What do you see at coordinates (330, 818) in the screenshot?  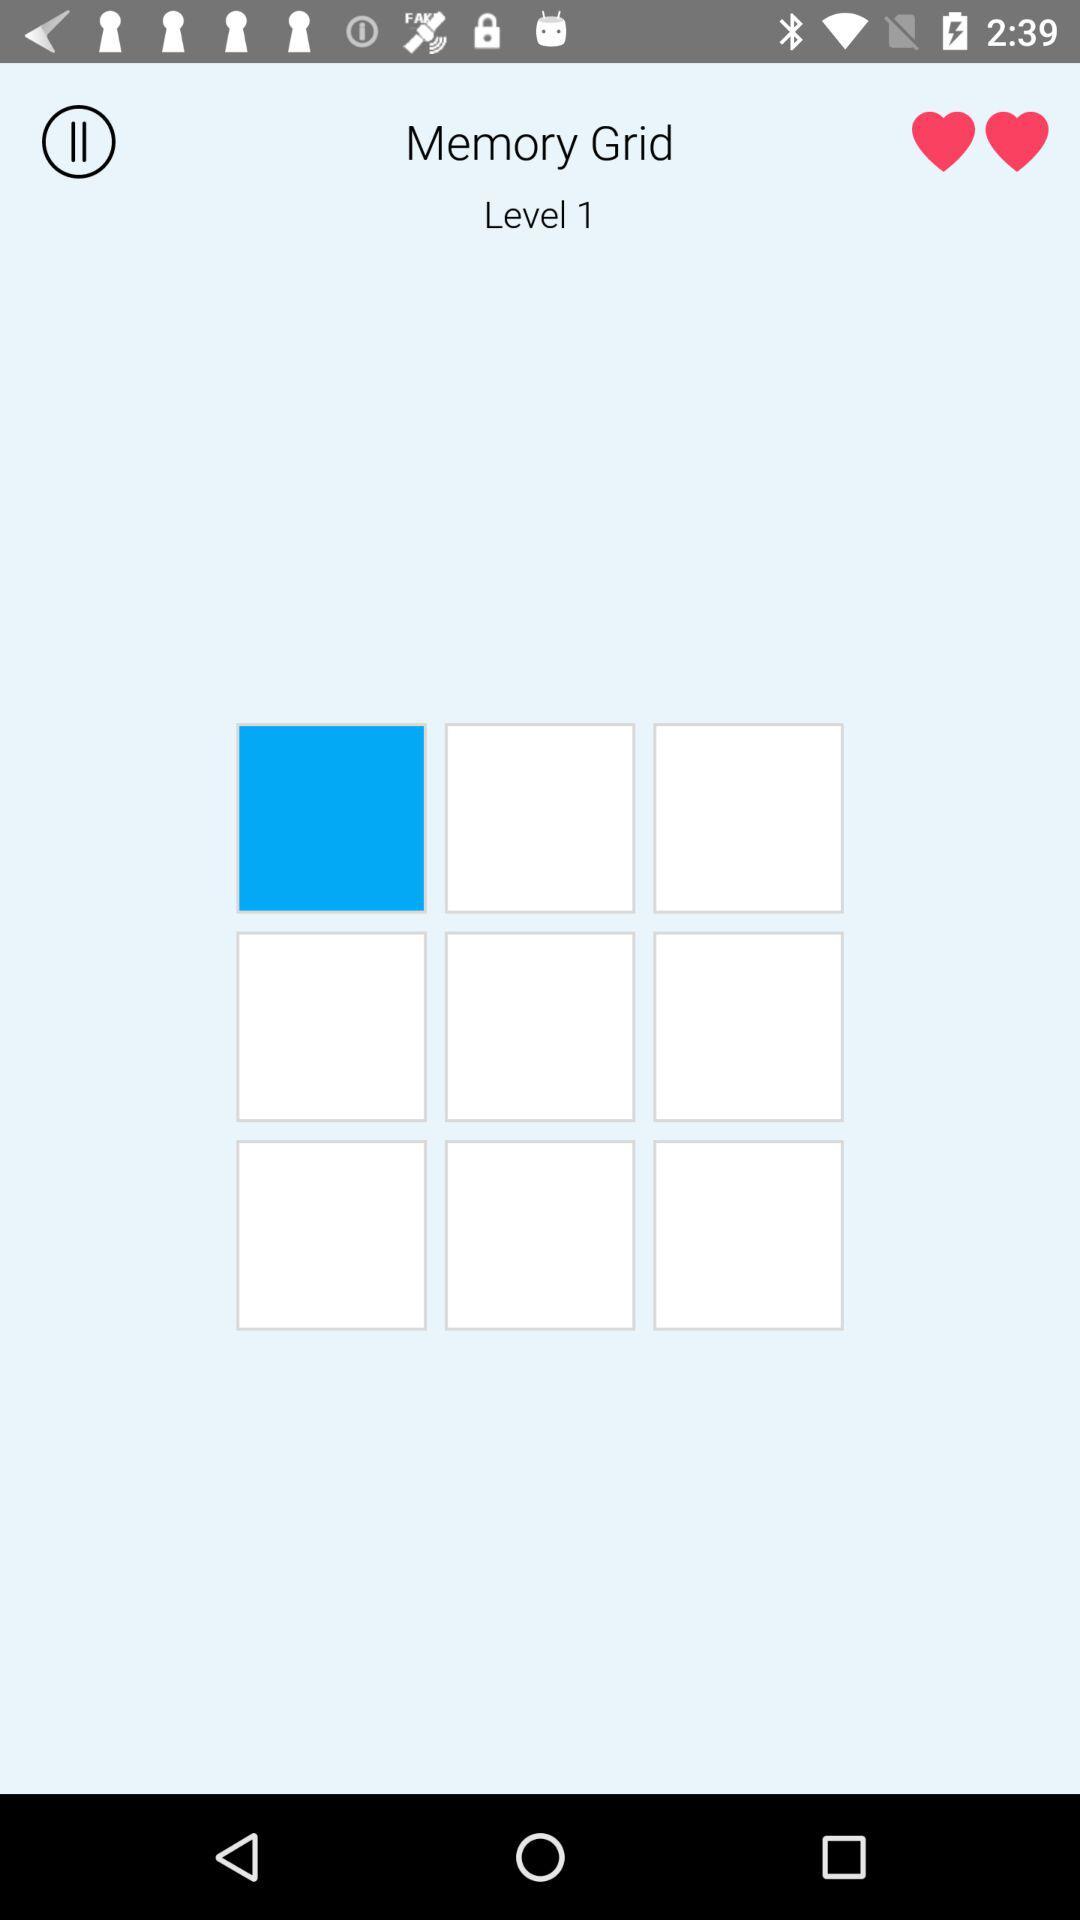 I see `item below level 1` at bounding box center [330, 818].